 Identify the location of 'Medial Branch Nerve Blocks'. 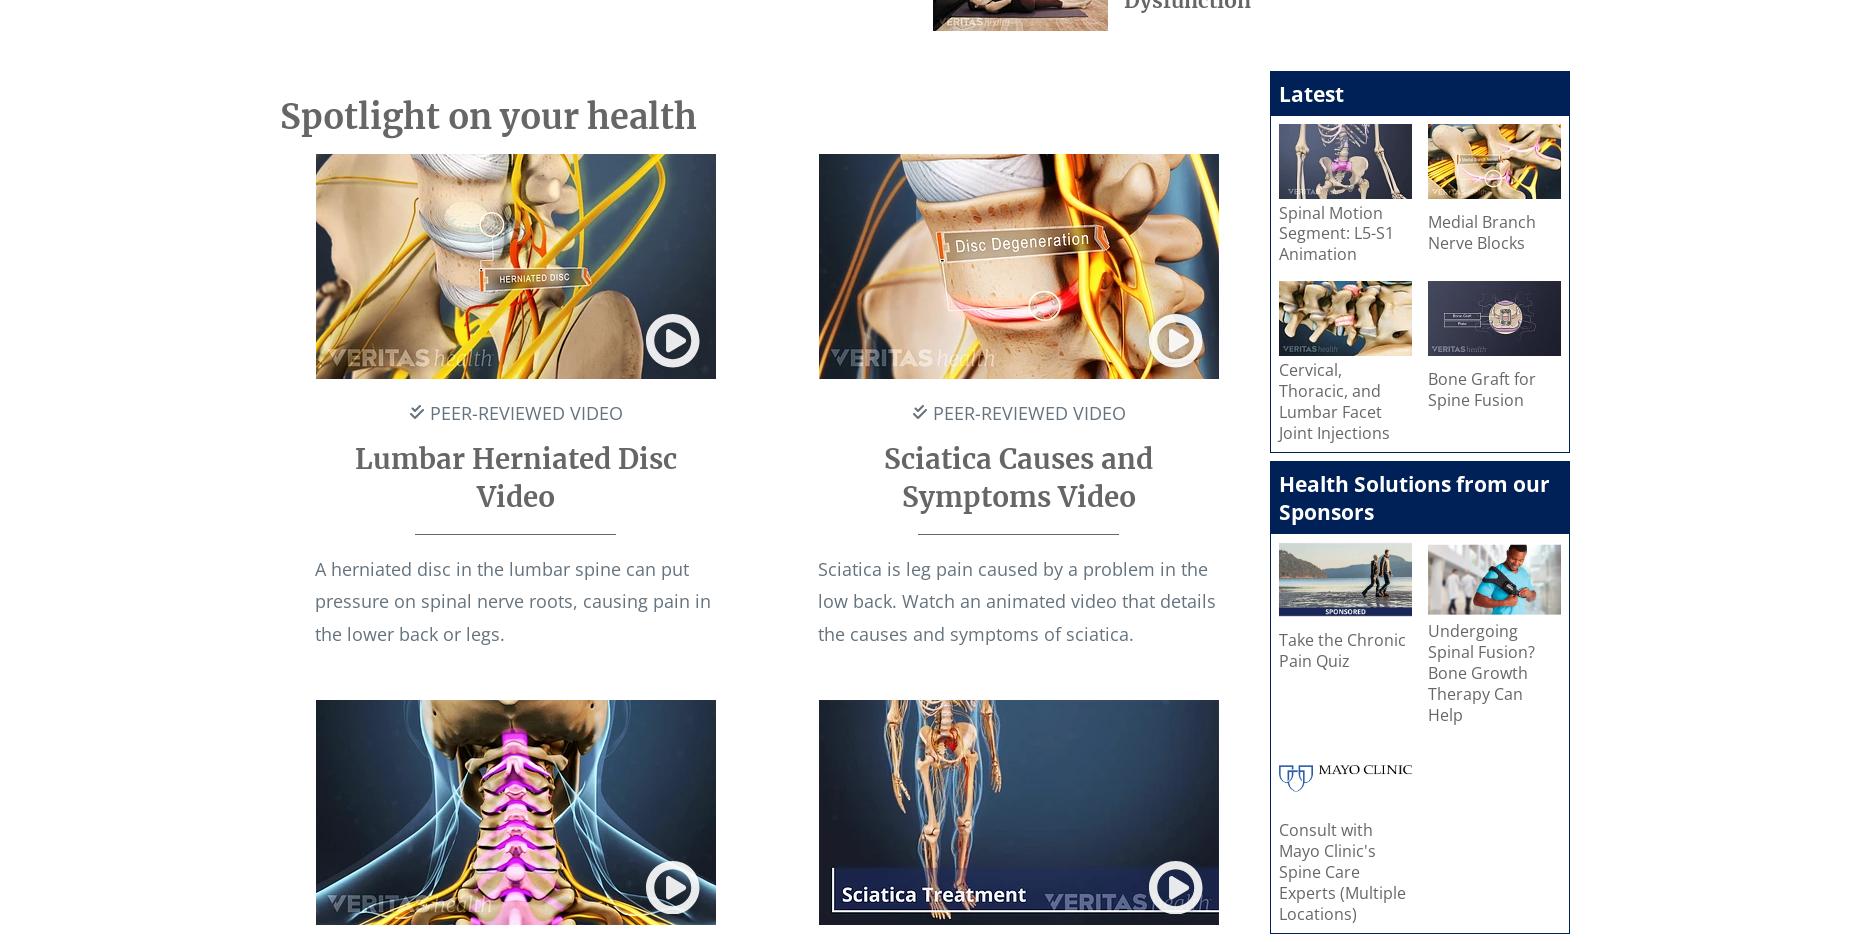
(1482, 231).